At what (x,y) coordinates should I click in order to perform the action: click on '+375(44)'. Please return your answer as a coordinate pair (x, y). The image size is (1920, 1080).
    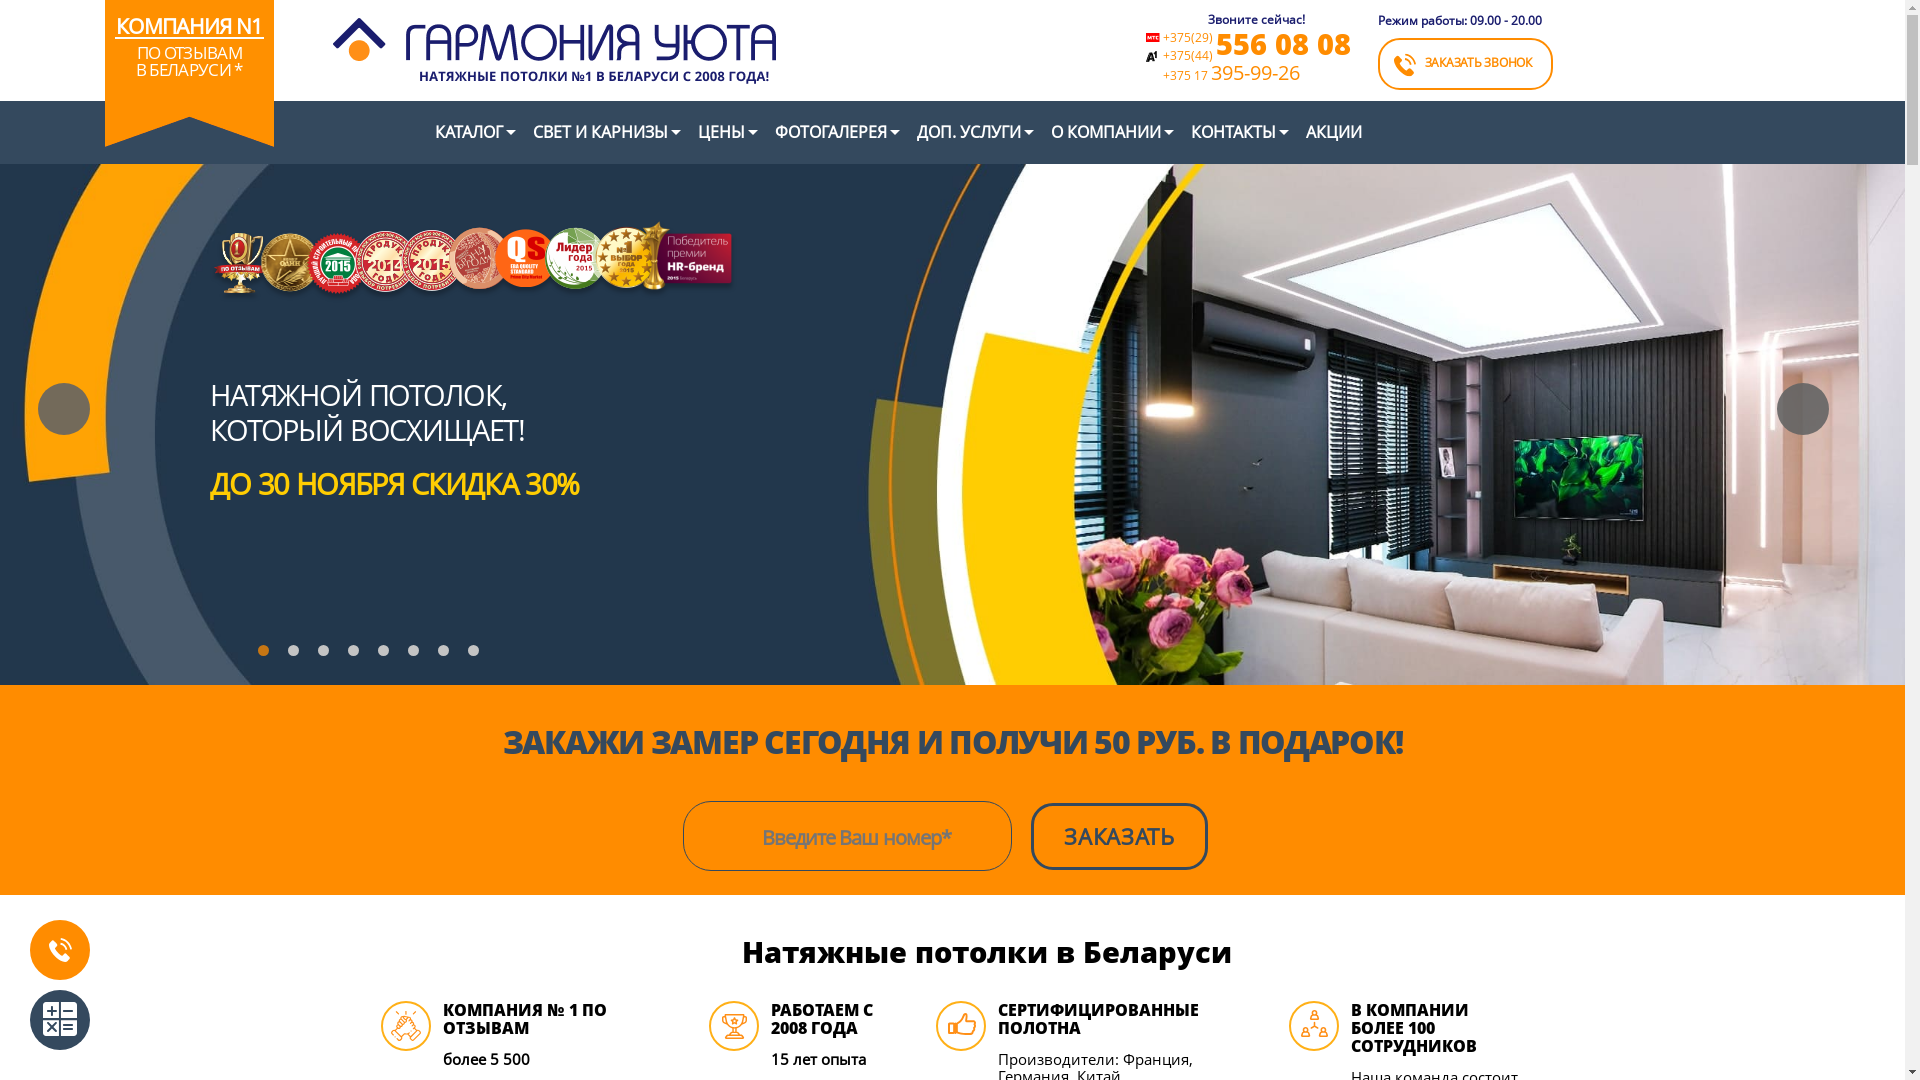
    Looking at the image, I should click on (1186, 53).